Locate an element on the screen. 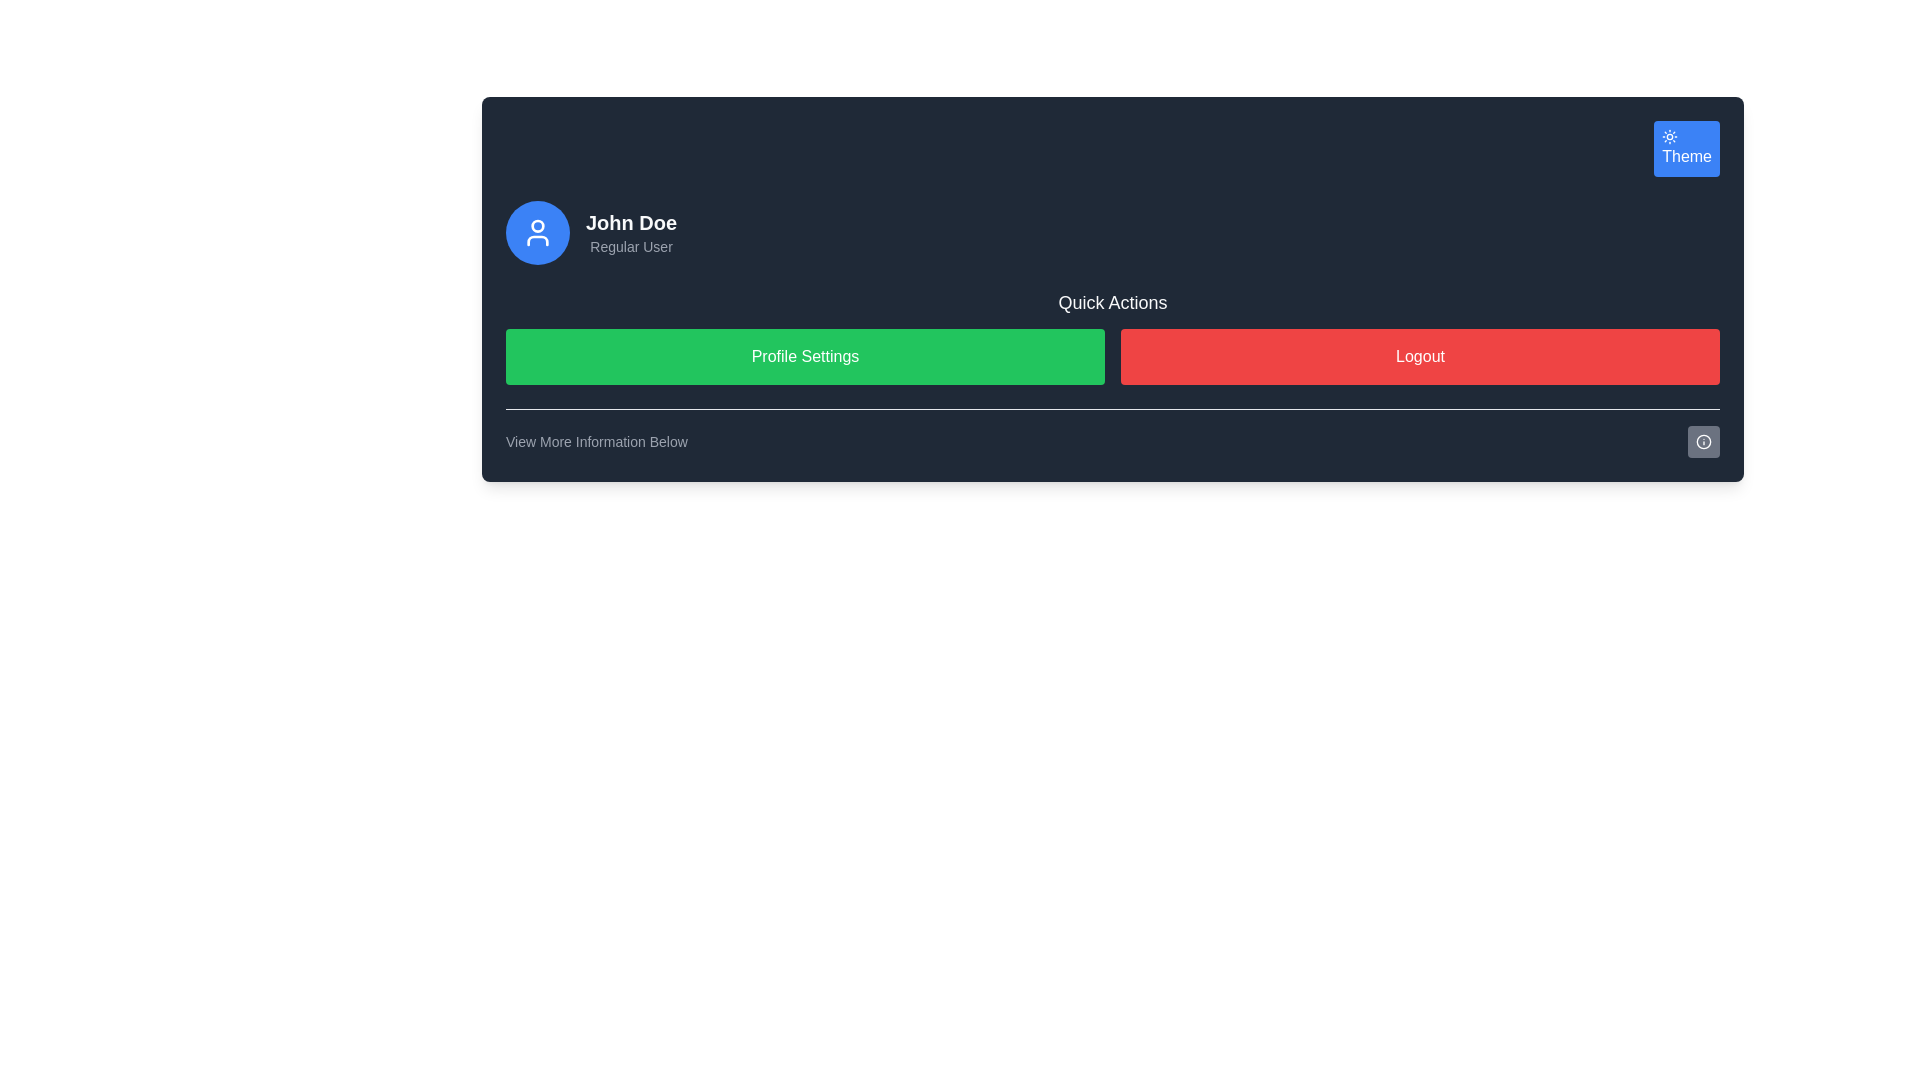  the rectangular red 'Logout' button with white text to initiate logout is located at coordinates (1419, 356).